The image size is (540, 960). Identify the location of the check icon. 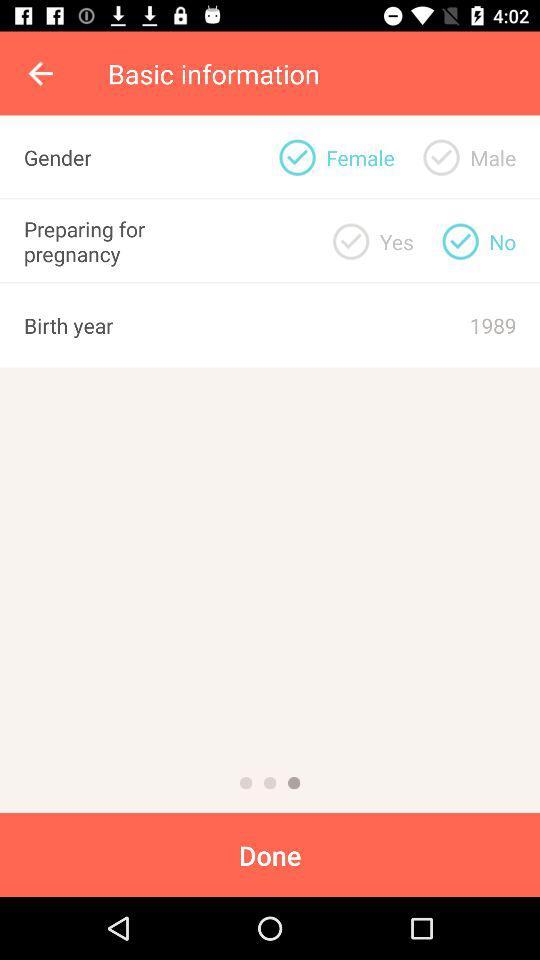
(350, 240).